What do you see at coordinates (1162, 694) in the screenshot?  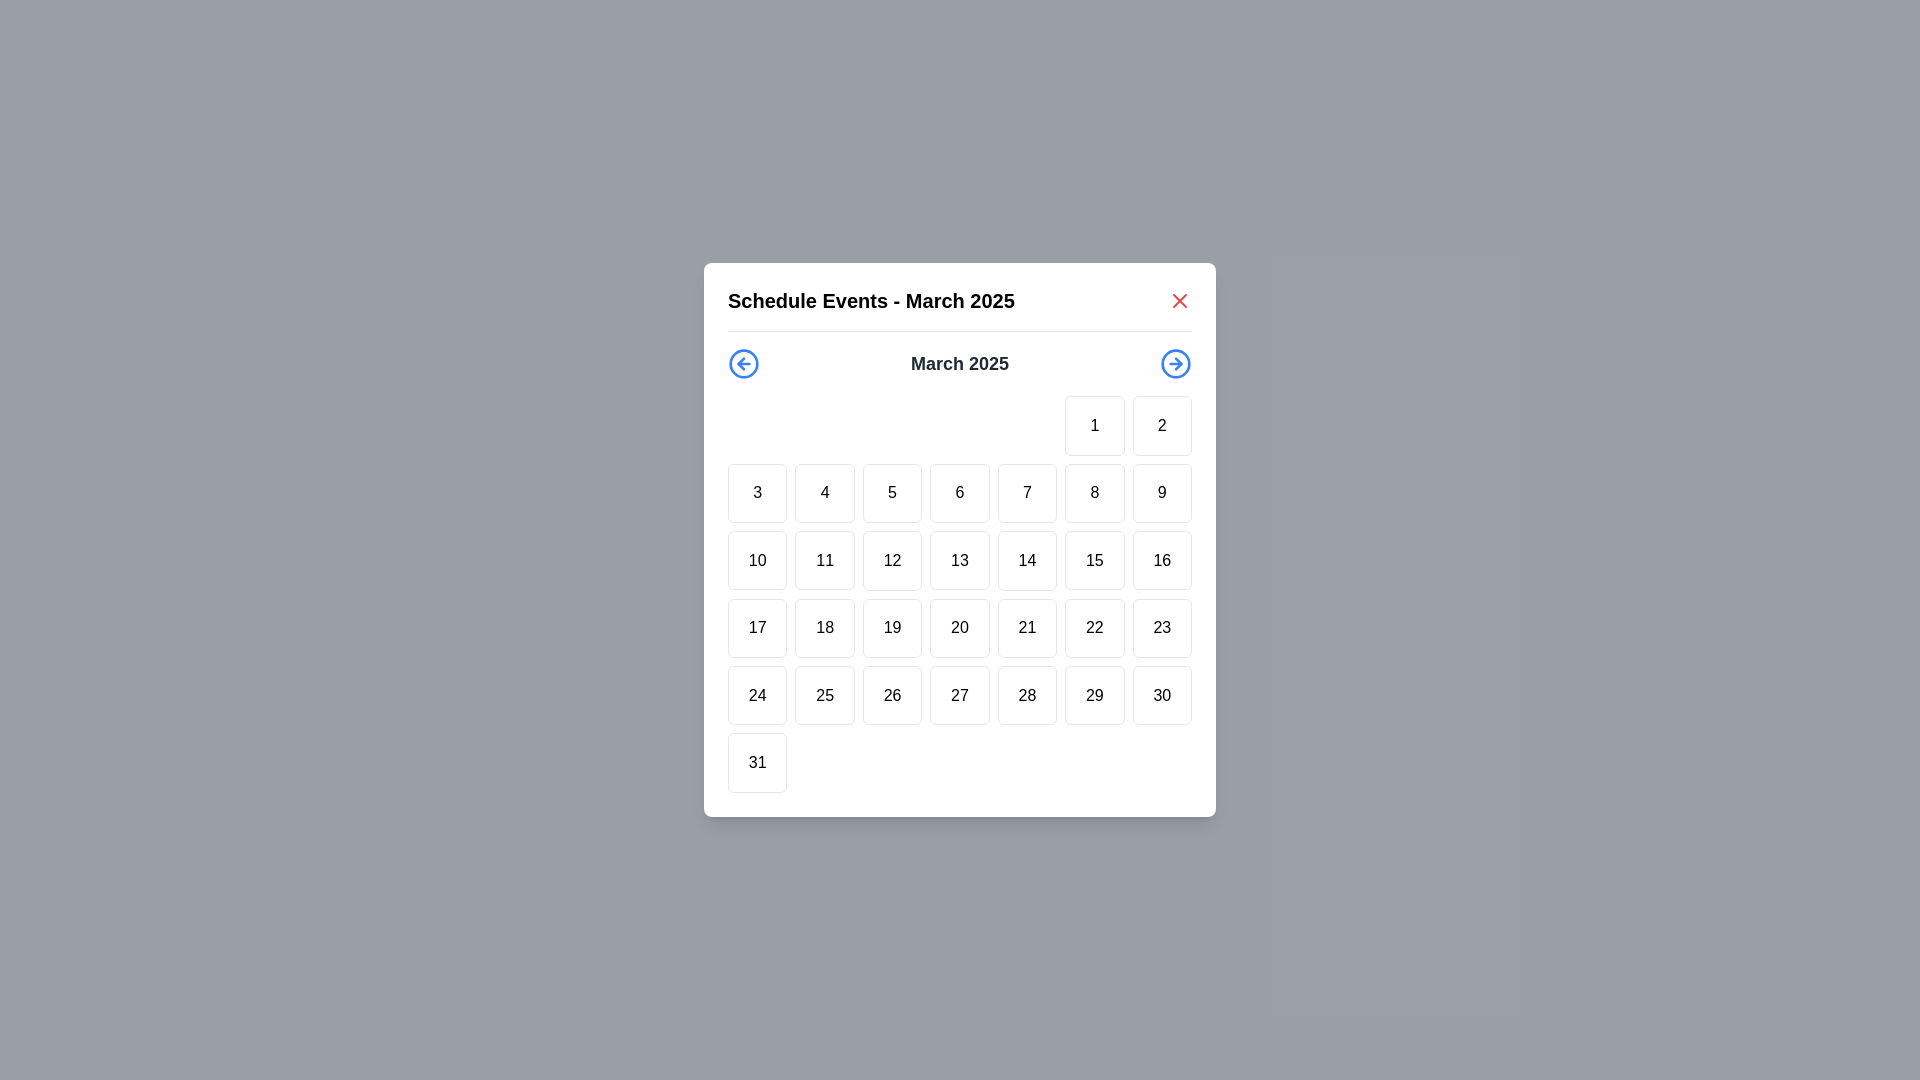 I see `the interactive calendar day cell button displaying the numeral '30'` at bounding box center [1162, 694].